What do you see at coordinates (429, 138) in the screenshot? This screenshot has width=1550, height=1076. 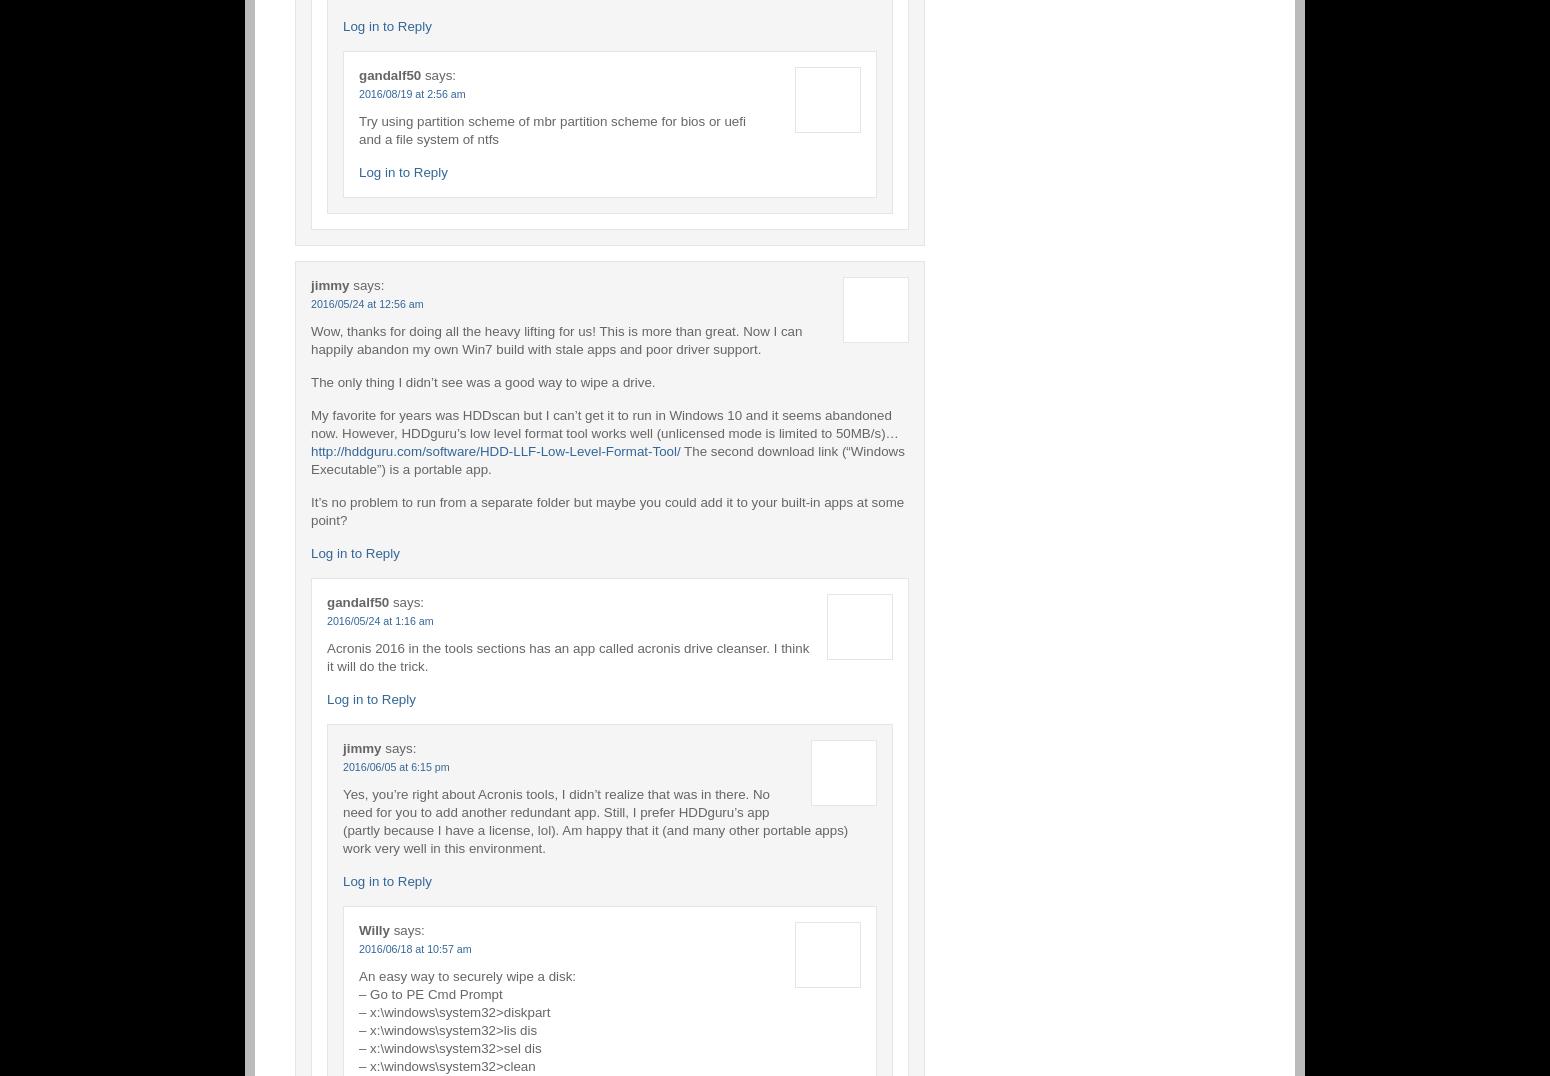 I see `'and a file system of ntfs'` at bounding box center [429, 138].